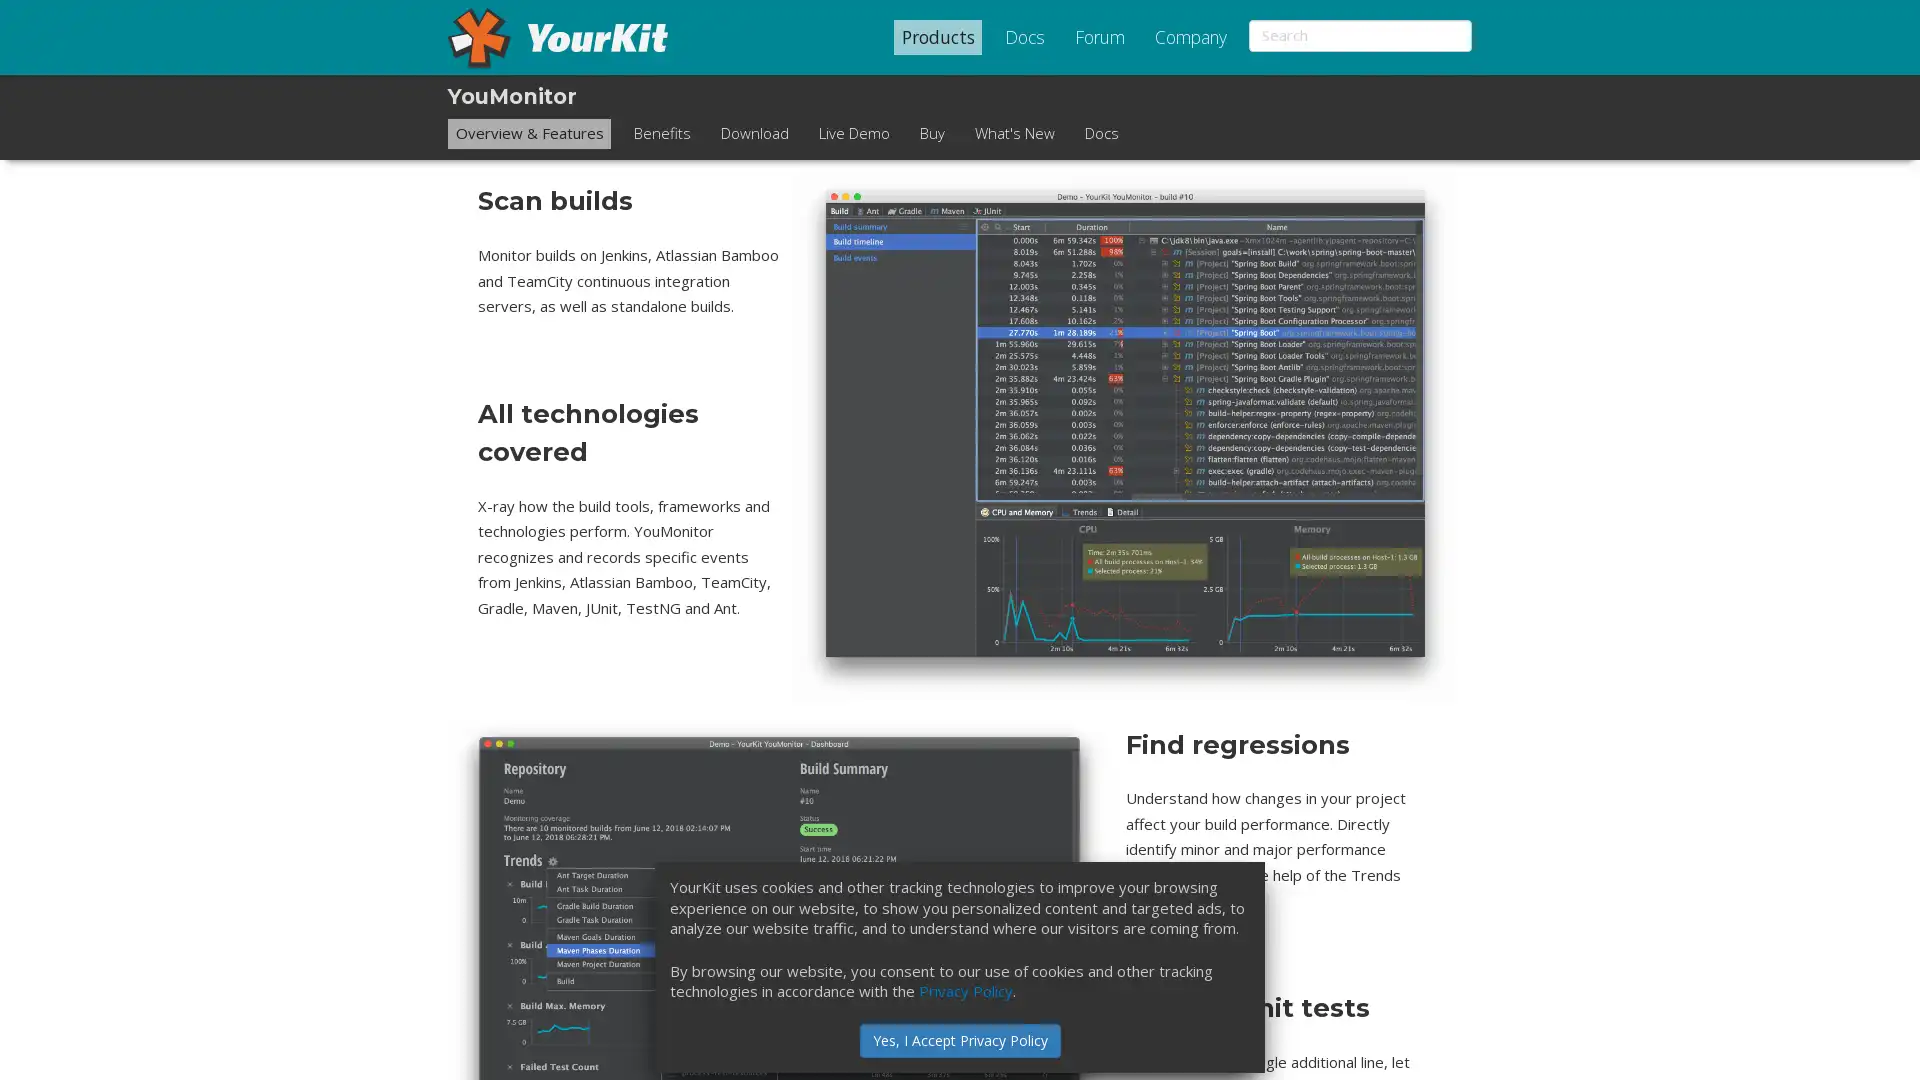 This screenshot has height=1080, width=1920. I want to click on Yes, I Accept Privacy Policy, so click(958, 1039).